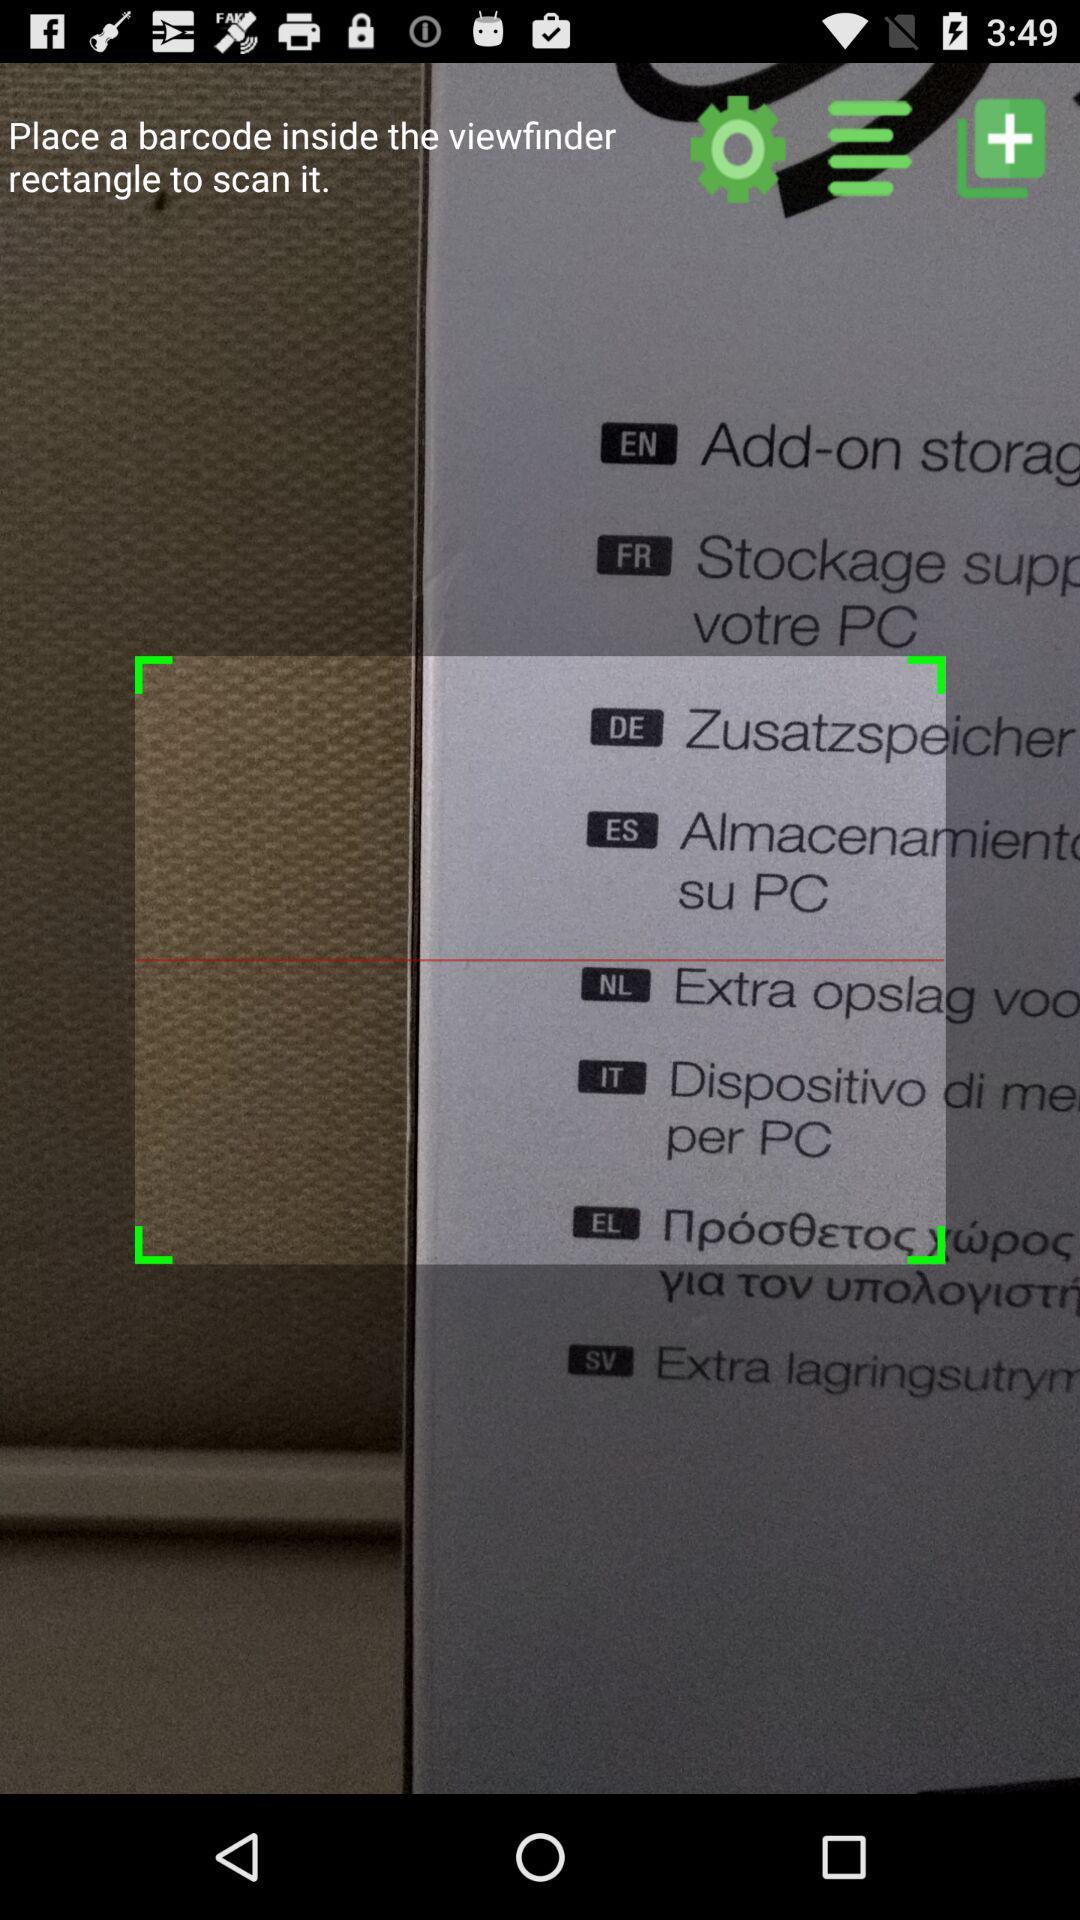 Image resolution: width=1080 pixels, height=1920 pixels. What do you see at coordinates (738, 147) in the screenshot?
I see `tap to get settings menu` at bounding box center [738, 147].